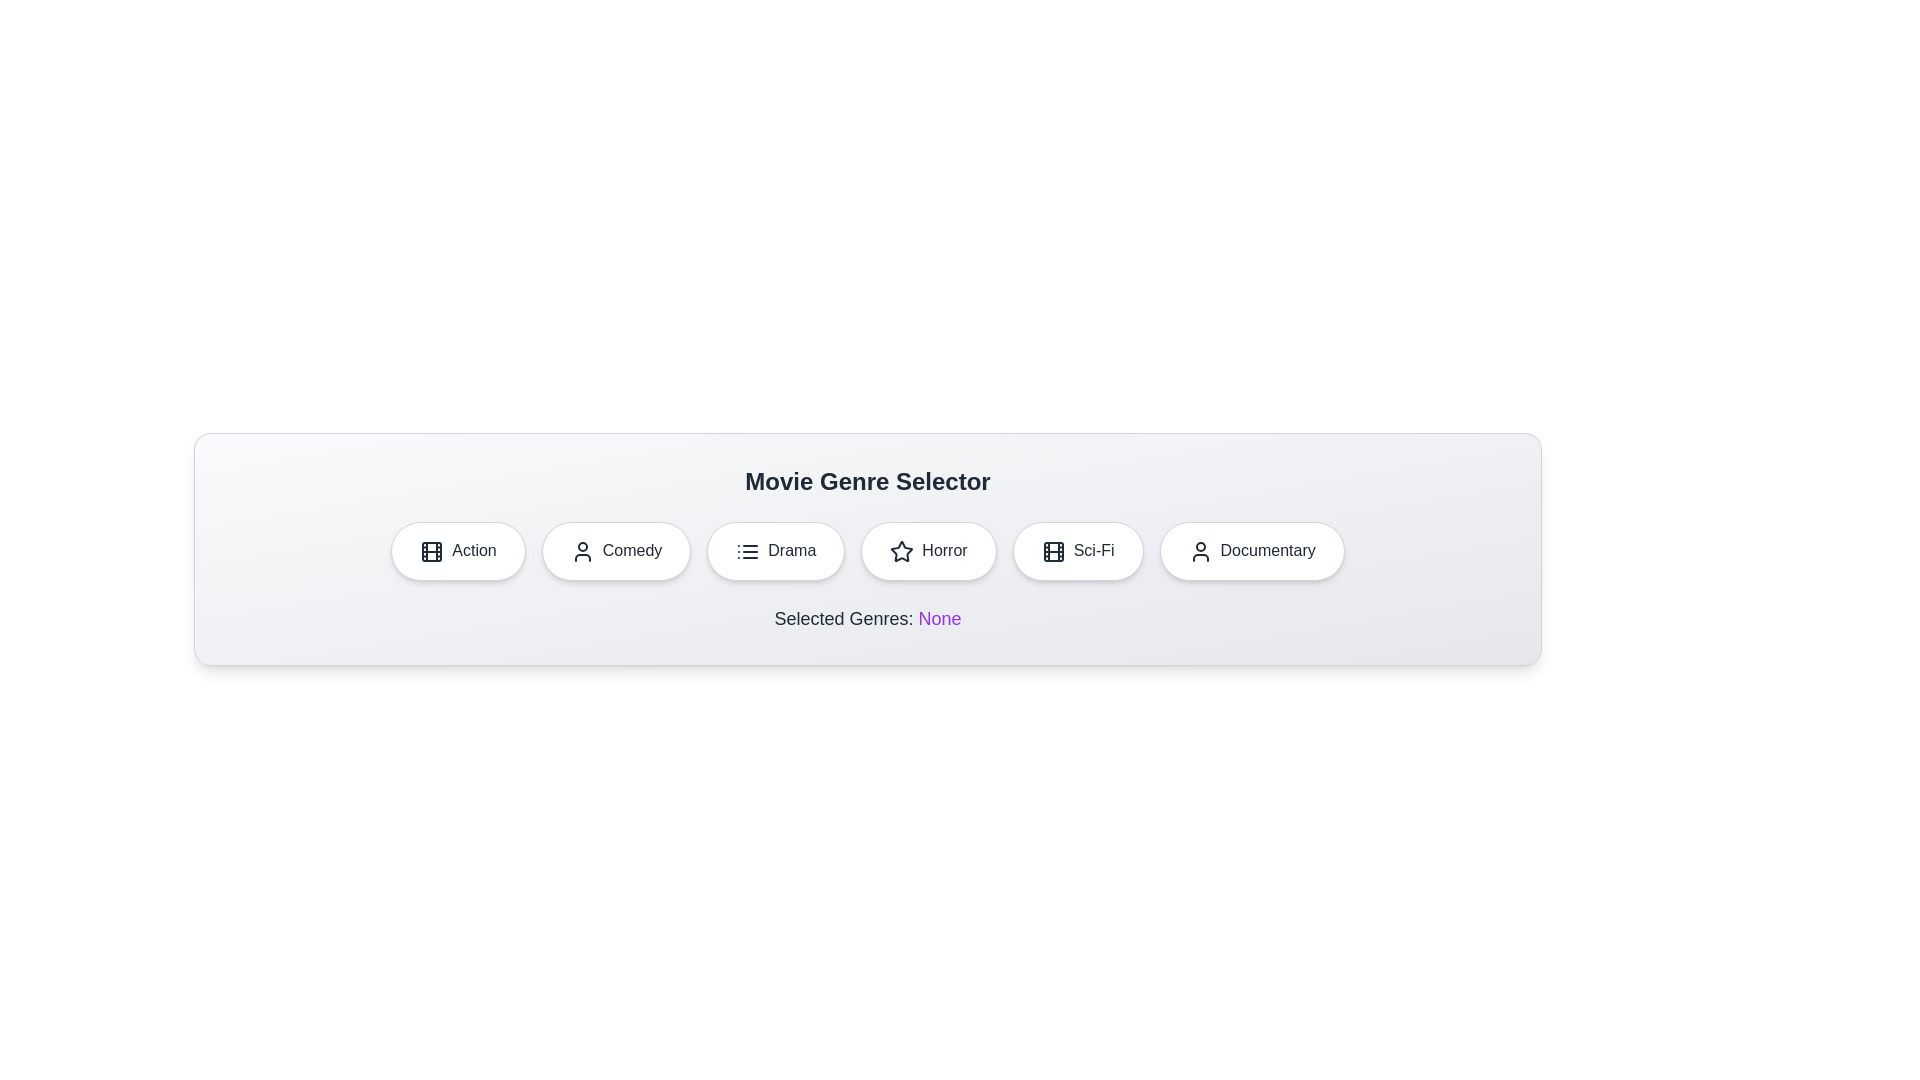 This screenshot has height=1080, width=1920. Describe the element at coordinates (868, 616) in the screenshot. I see `text displayed in the Text Display element that indicates the selected movie genres, which is located at the bottom of the genre selection interface` at that location.